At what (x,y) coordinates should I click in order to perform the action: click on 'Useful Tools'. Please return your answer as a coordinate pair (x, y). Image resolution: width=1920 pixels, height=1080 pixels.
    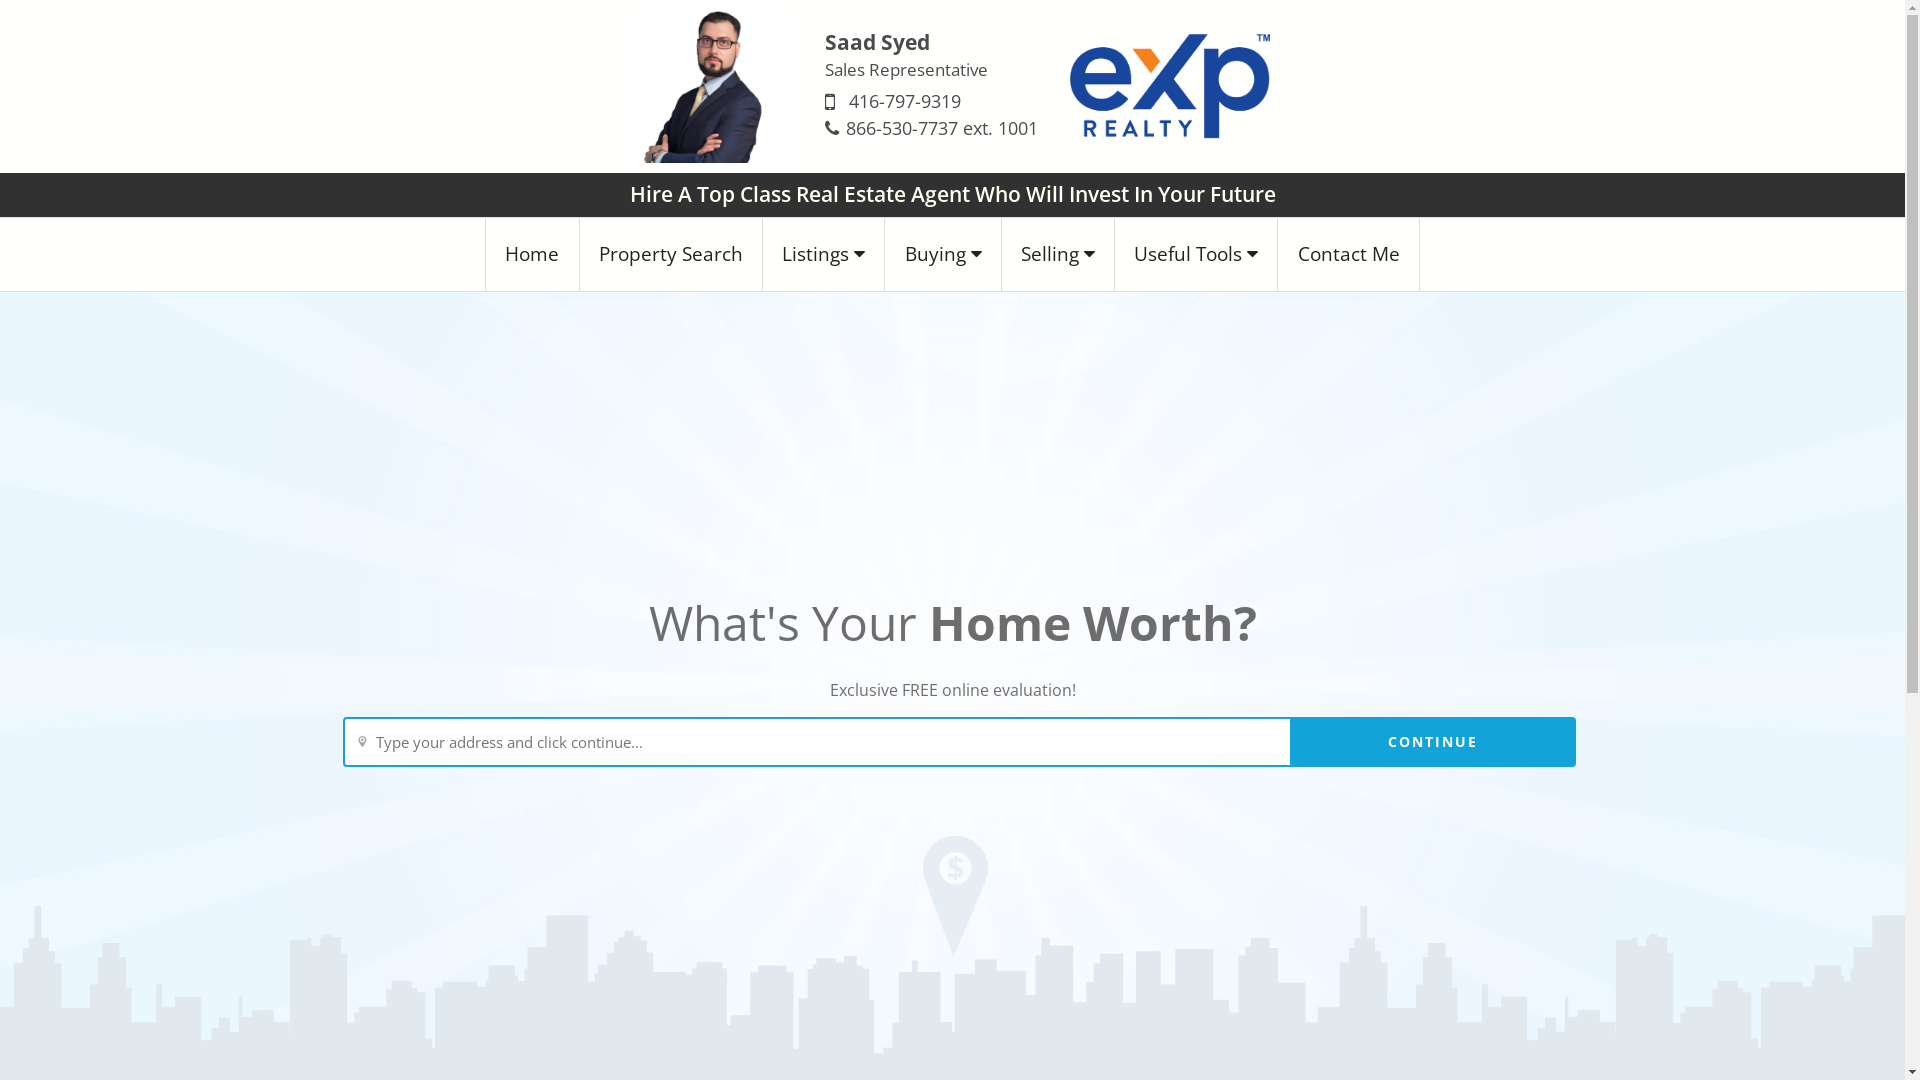
    Looking at the image, I should click on (1113, 253).